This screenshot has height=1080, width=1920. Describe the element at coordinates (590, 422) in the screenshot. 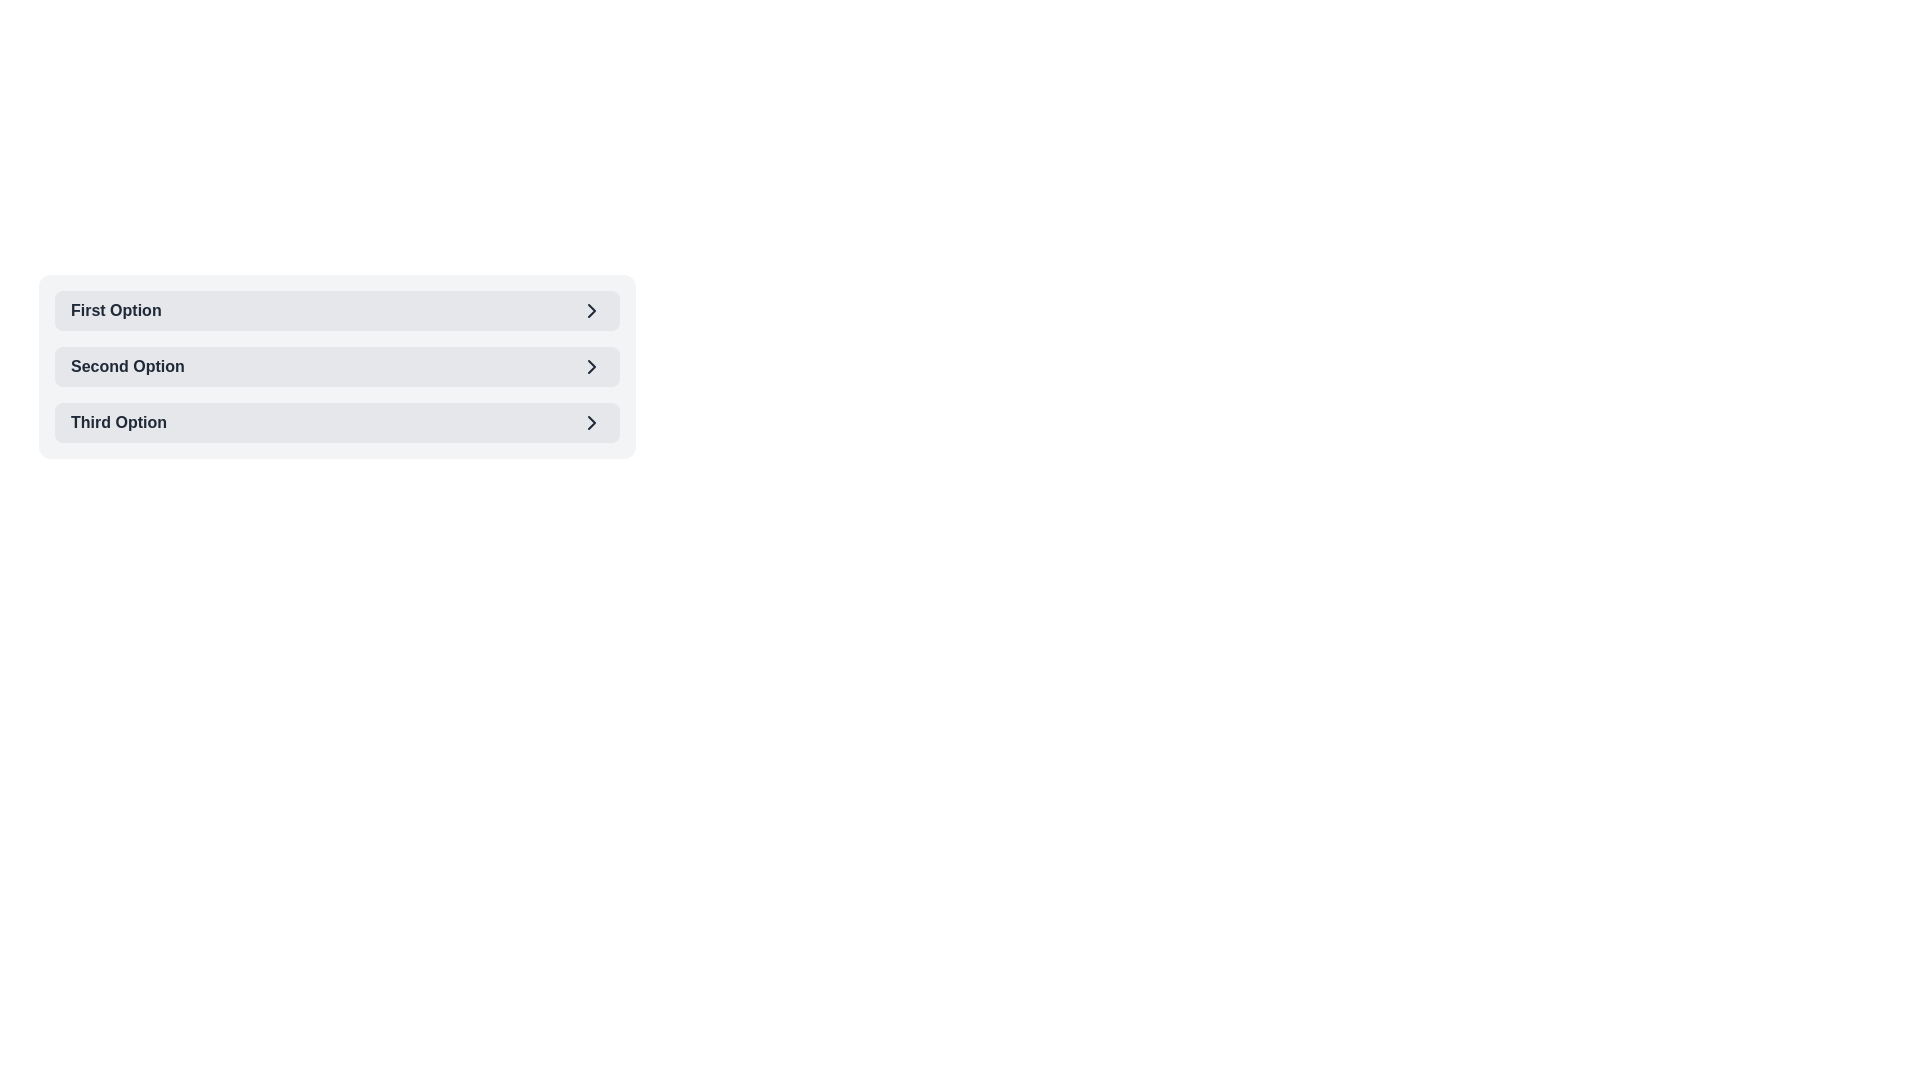

I see `the right-pointing chevron icon used for navigation or expansion, located at the far right of the third row, aligned with the 'Third Option' label` at that location.